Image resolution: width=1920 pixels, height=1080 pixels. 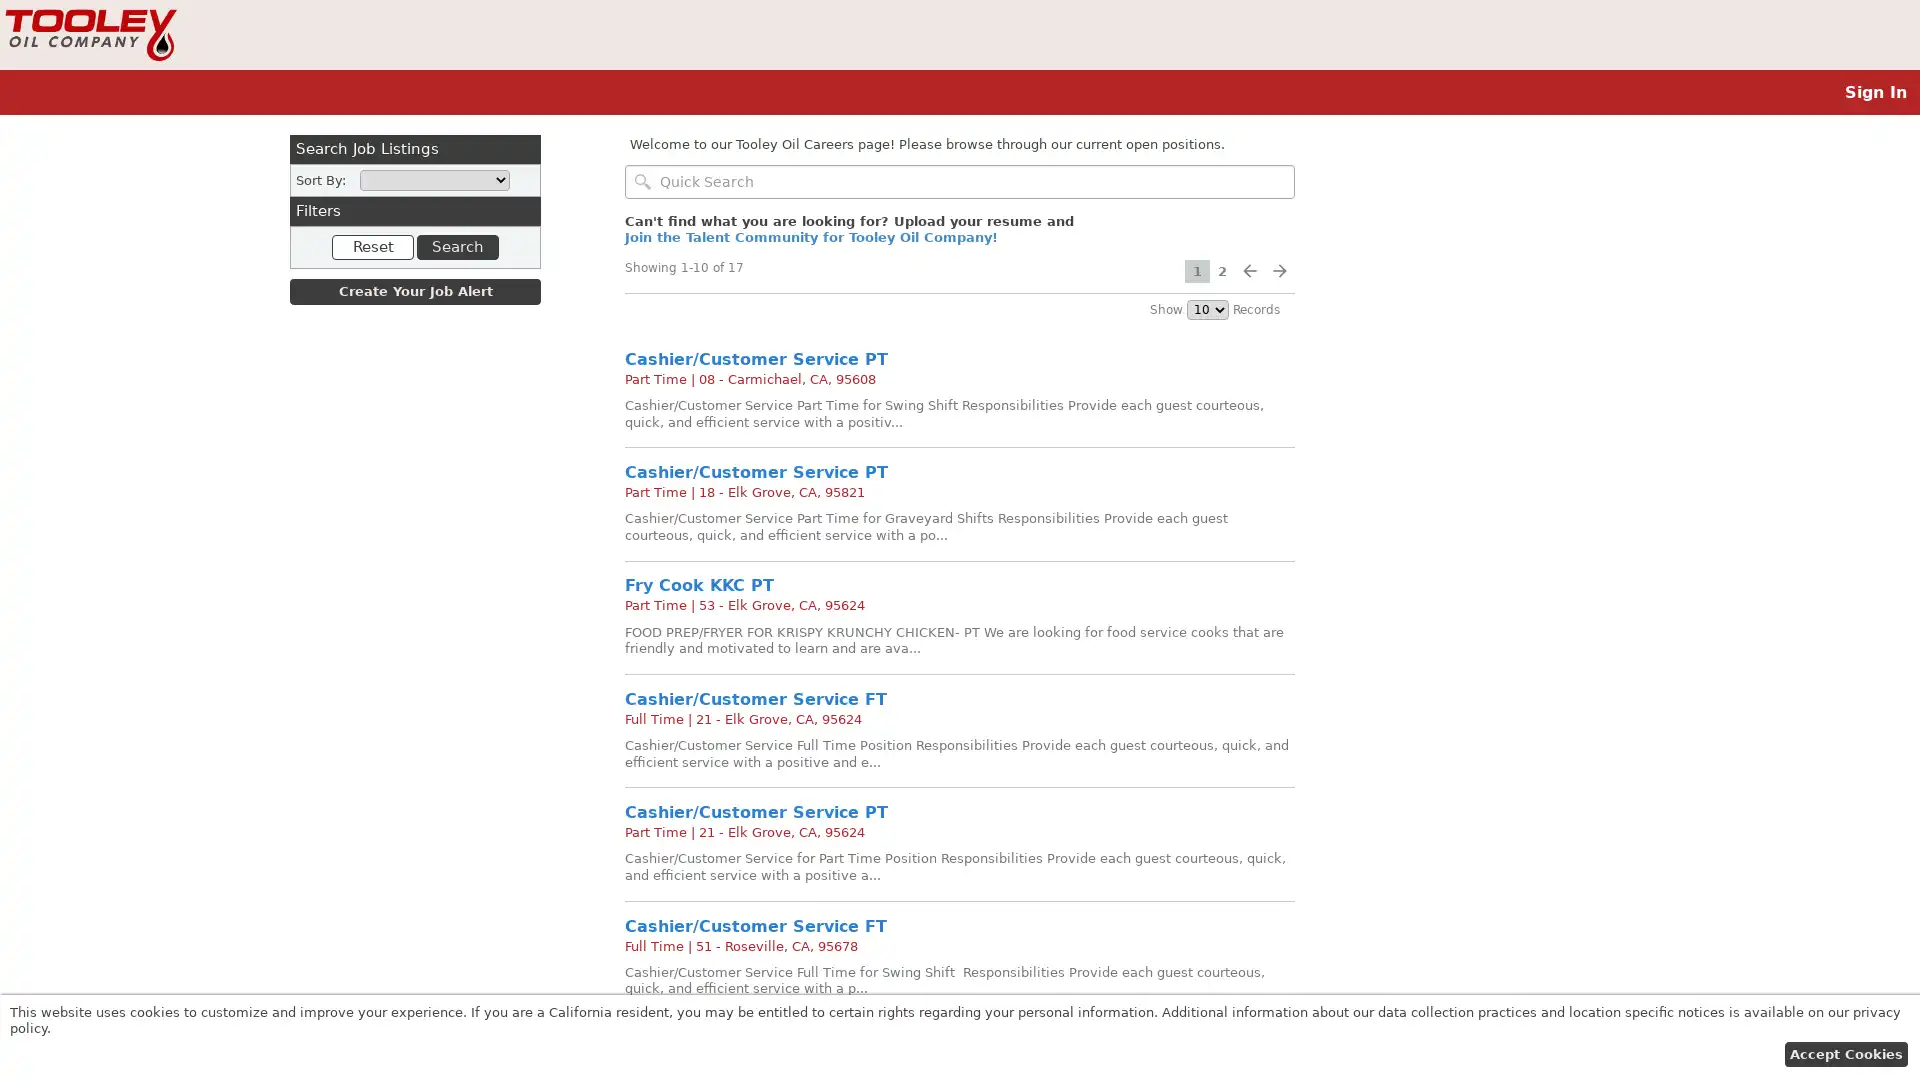 What do you see at coordinates (414, 292) in the screenshot?
I see `Create Your Job Alert` at bounding box center [414, 292].